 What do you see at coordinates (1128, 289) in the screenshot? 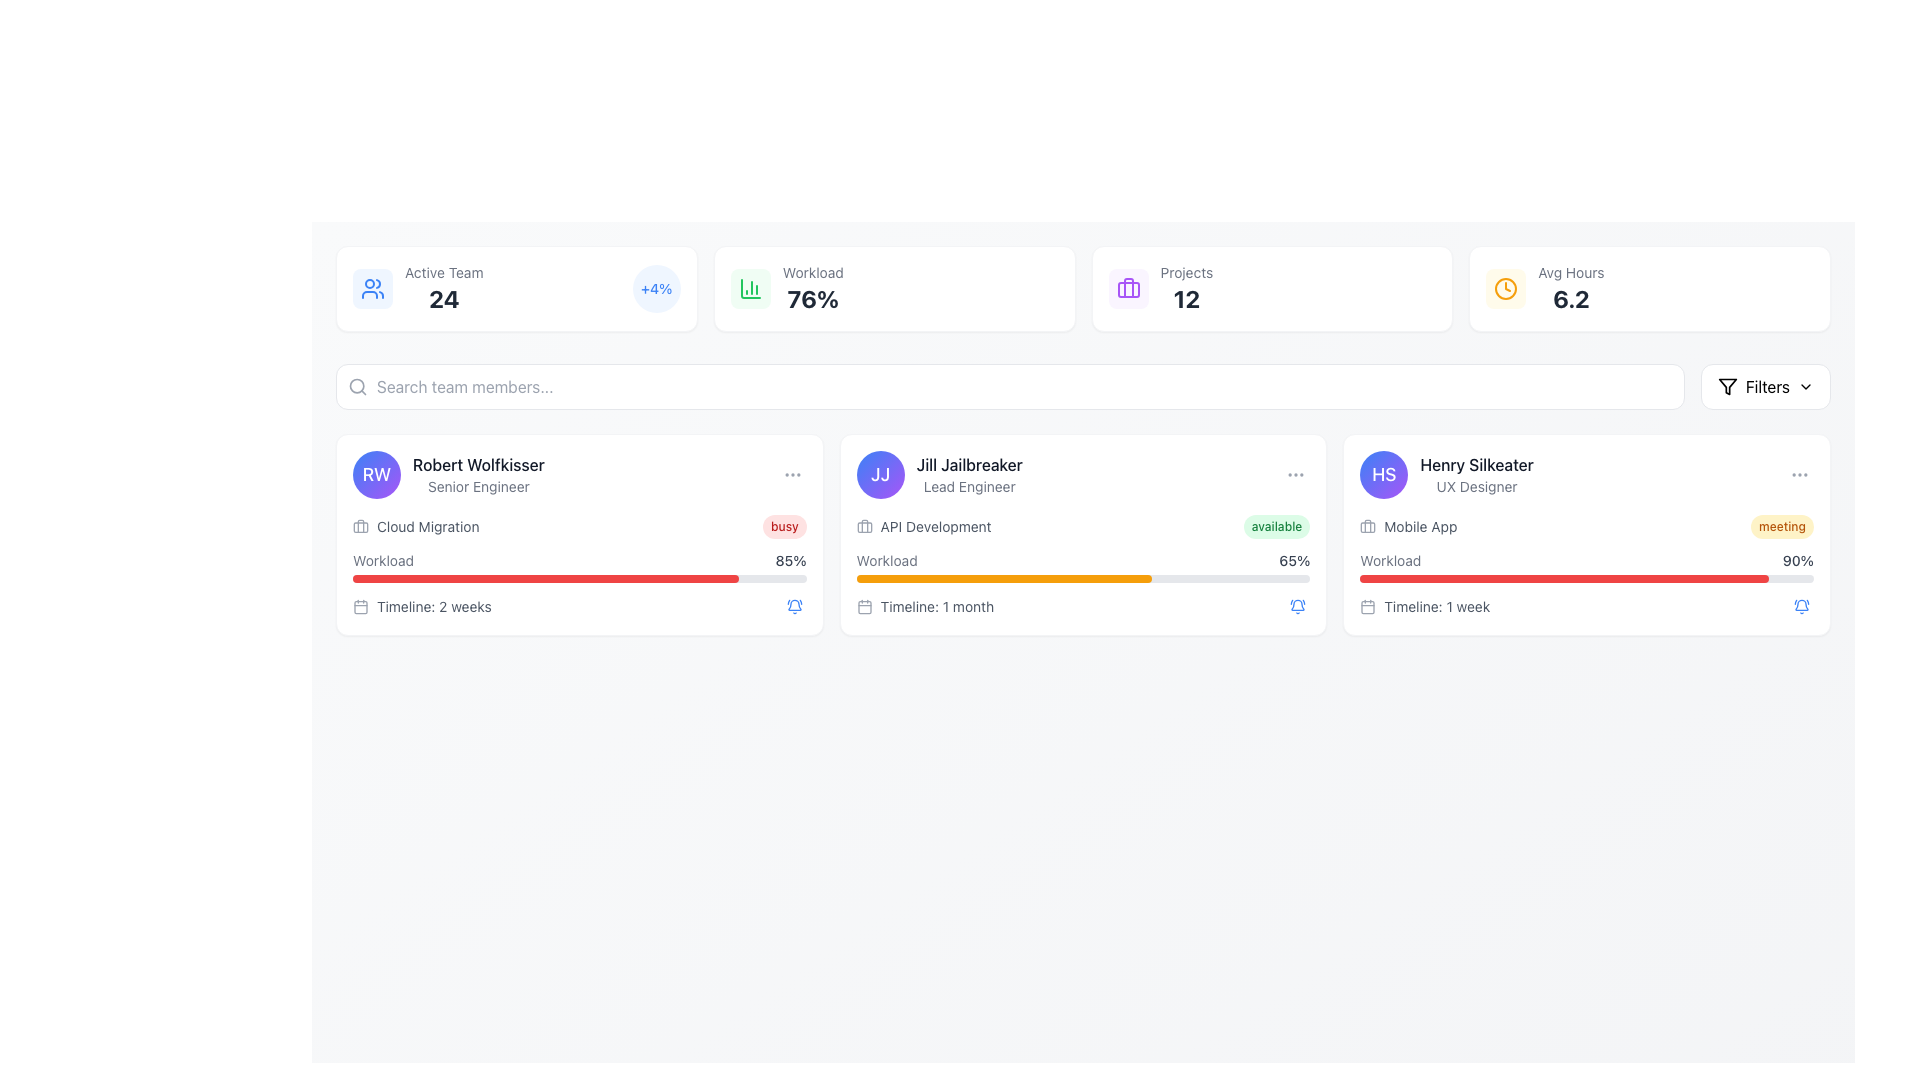
I see `the briefcase icon located in the top-left area of the 'Active Team' statistics card` at bounding box center [1128, 289].